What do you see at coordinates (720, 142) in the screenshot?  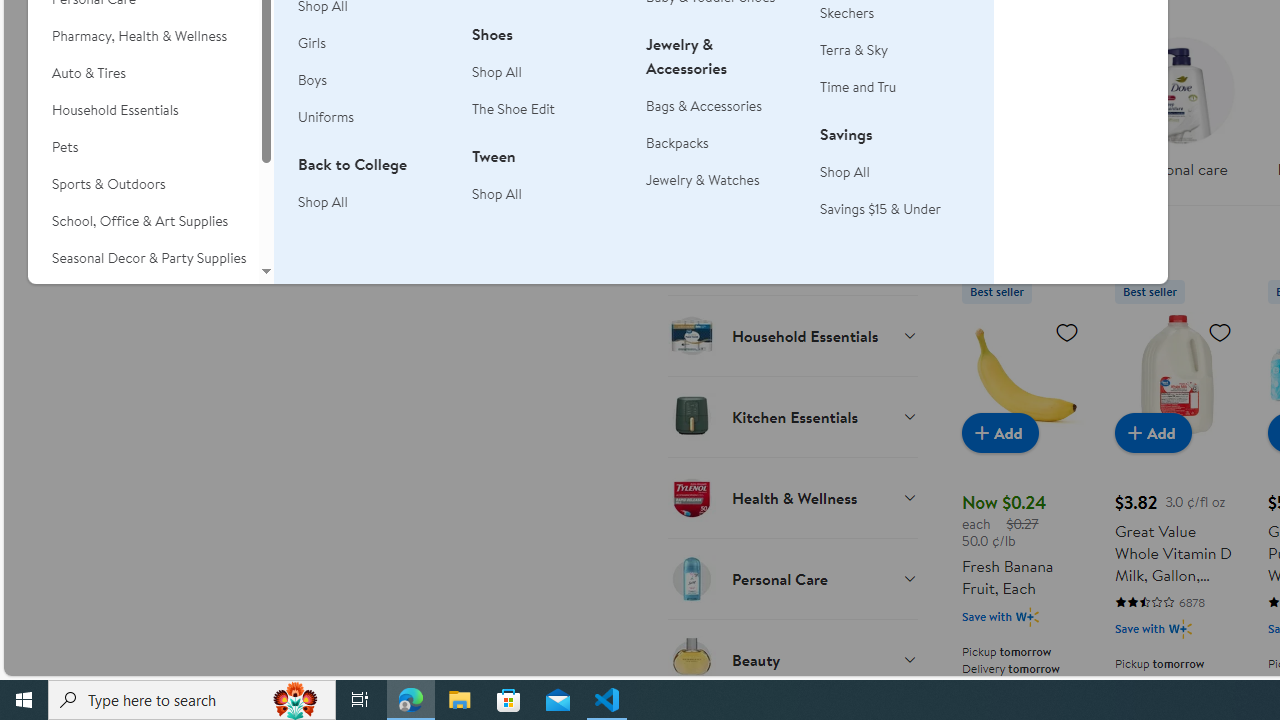 I see `'Backpacks'` at bounding box center [720, 142].